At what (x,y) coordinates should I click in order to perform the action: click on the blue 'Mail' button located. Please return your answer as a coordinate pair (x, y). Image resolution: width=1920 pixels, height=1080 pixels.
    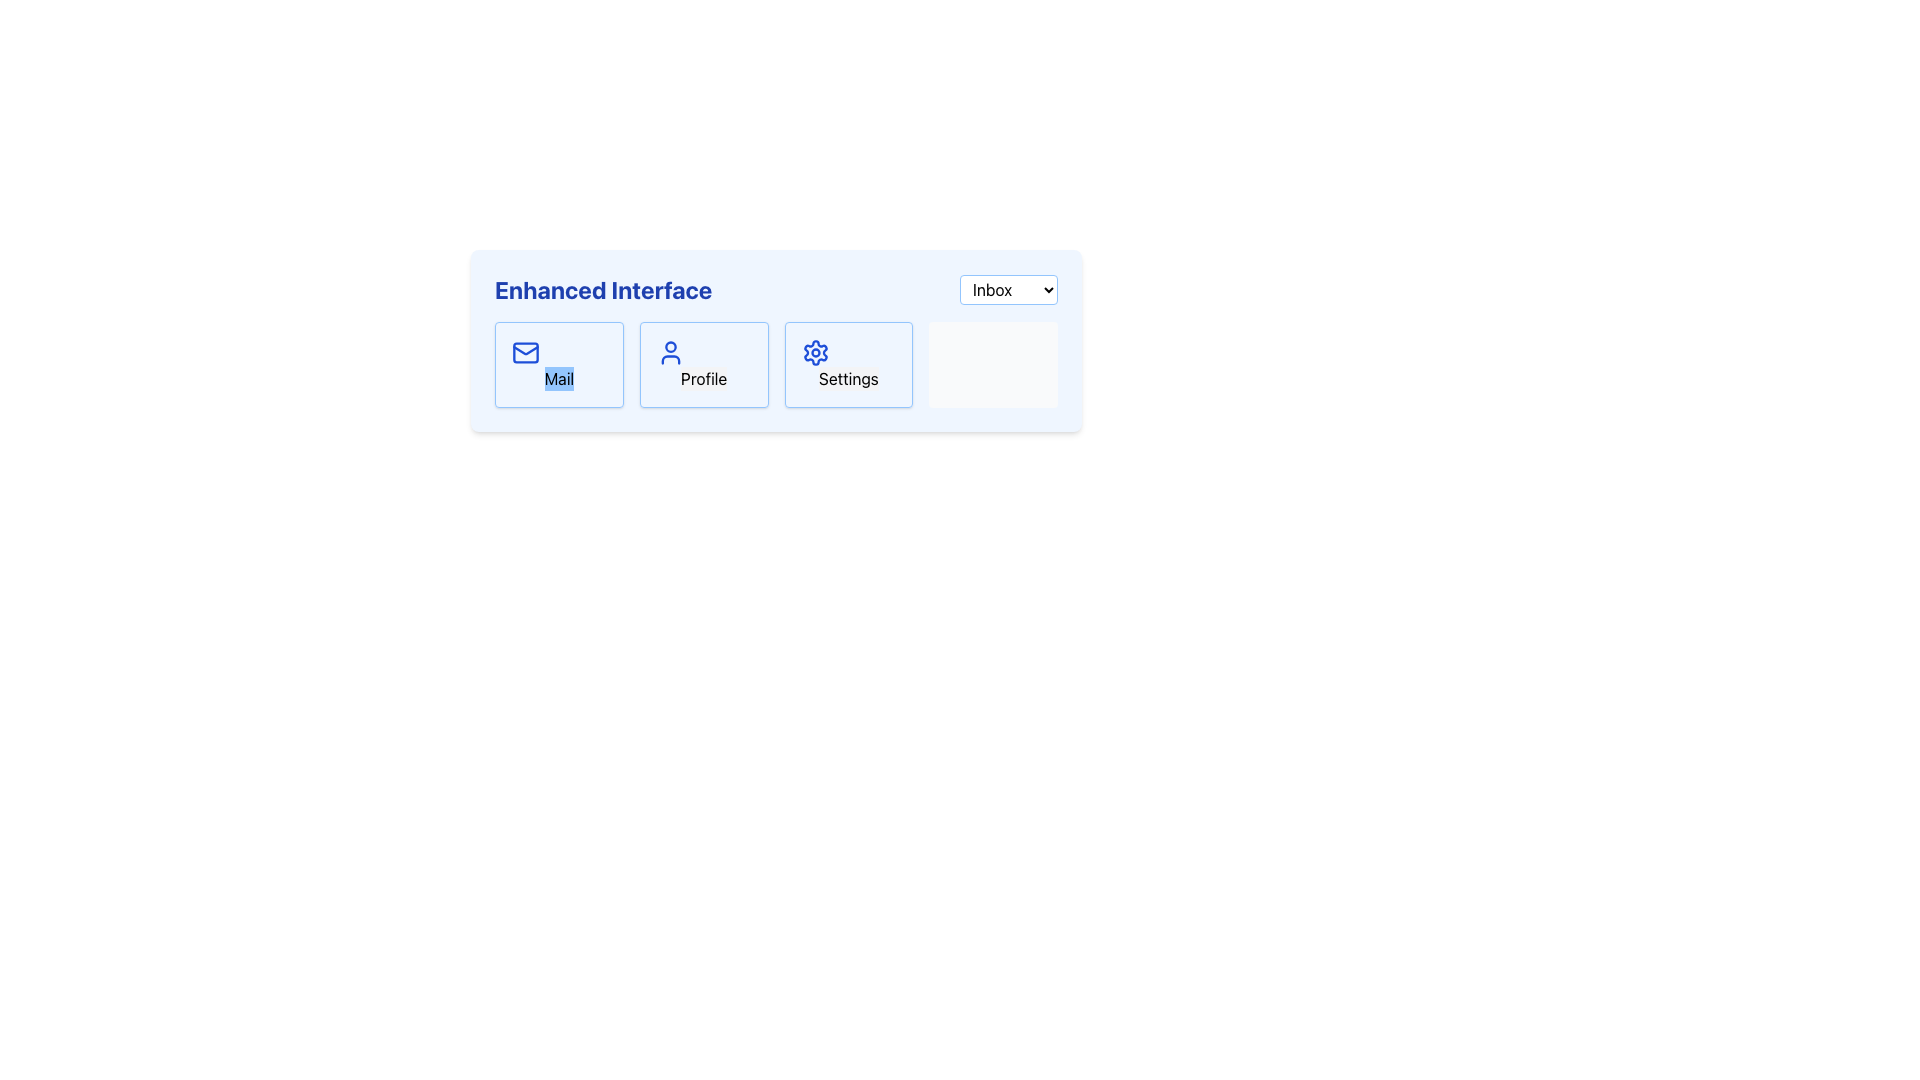
    Looking at the image, I should click on (559, 378).